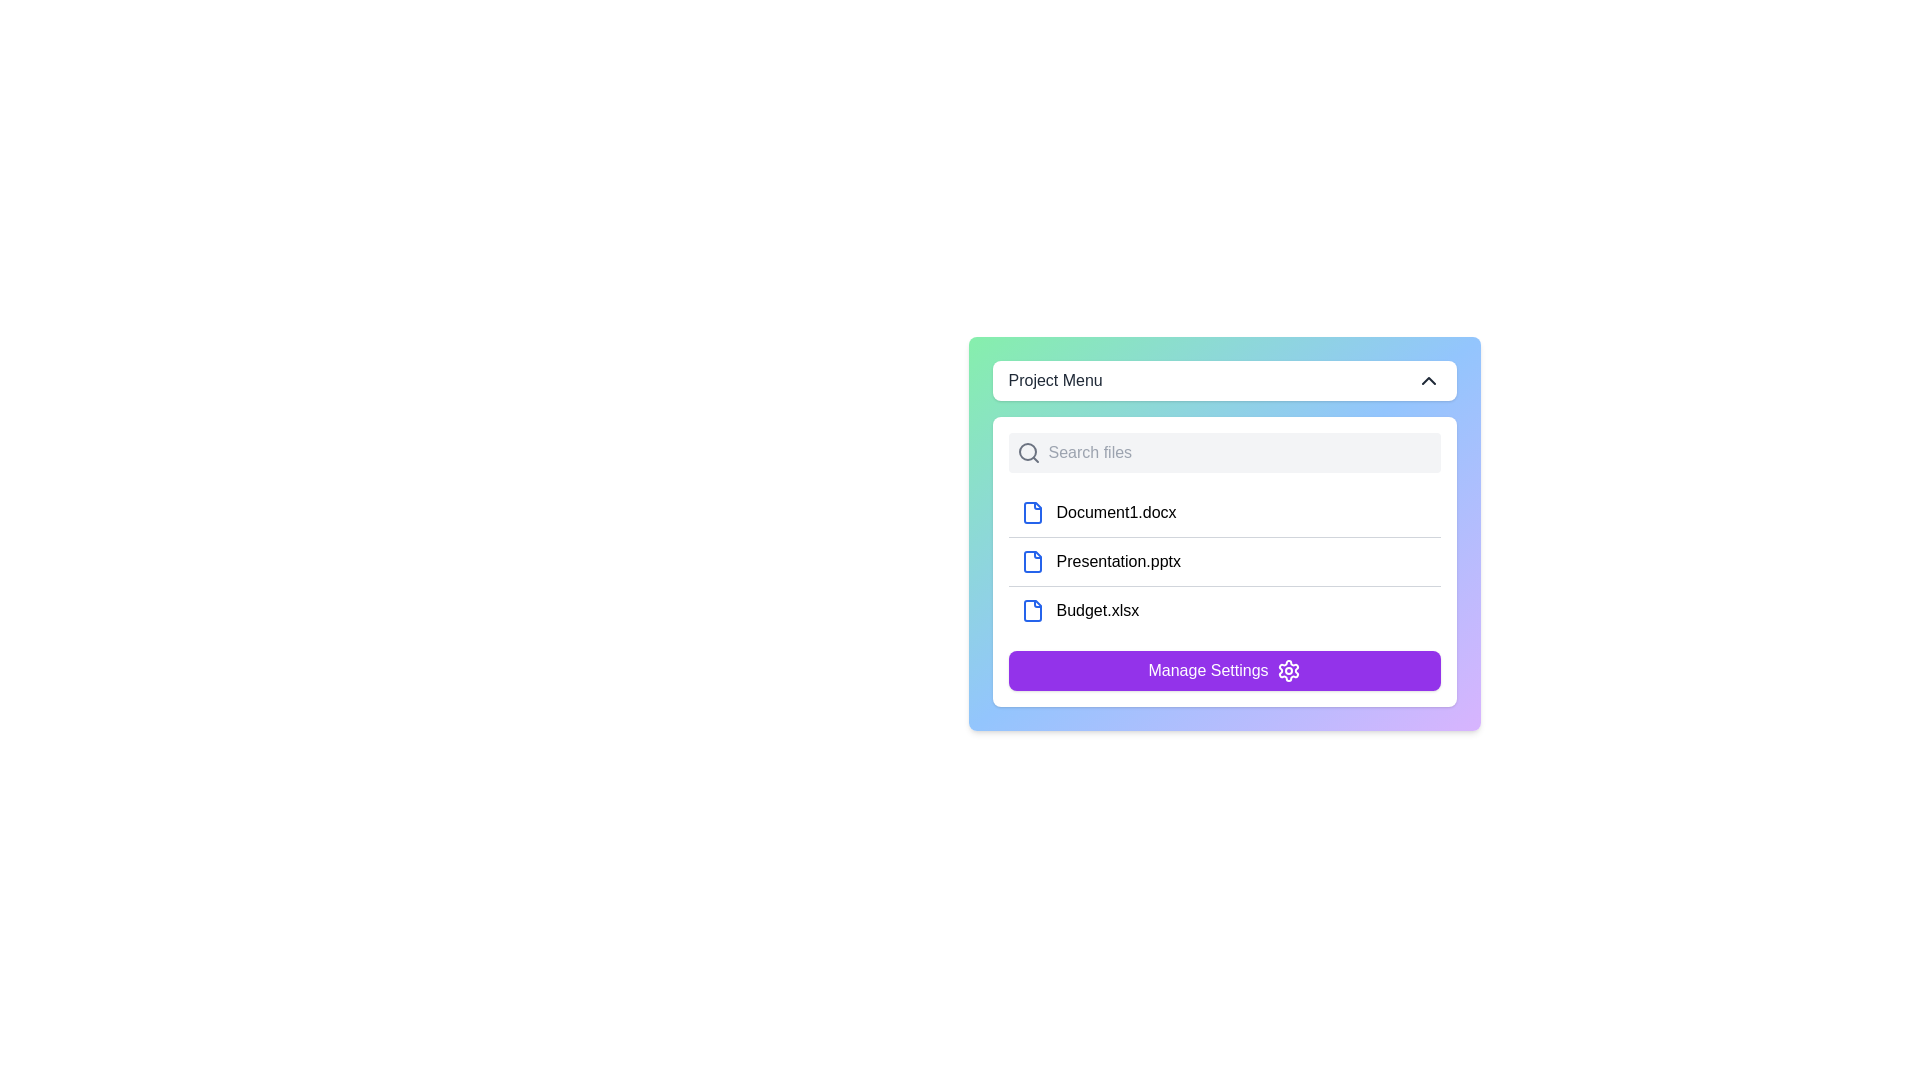 This screenshot has width=1920, height=1080. What do you see at coordinates (1032, 609) in the screenshot?
I see `the icon representing the file type or status of 'Budget.xlsx' located in the bottommost entry of the dropdown menu` at bounding box center [1032, 609].